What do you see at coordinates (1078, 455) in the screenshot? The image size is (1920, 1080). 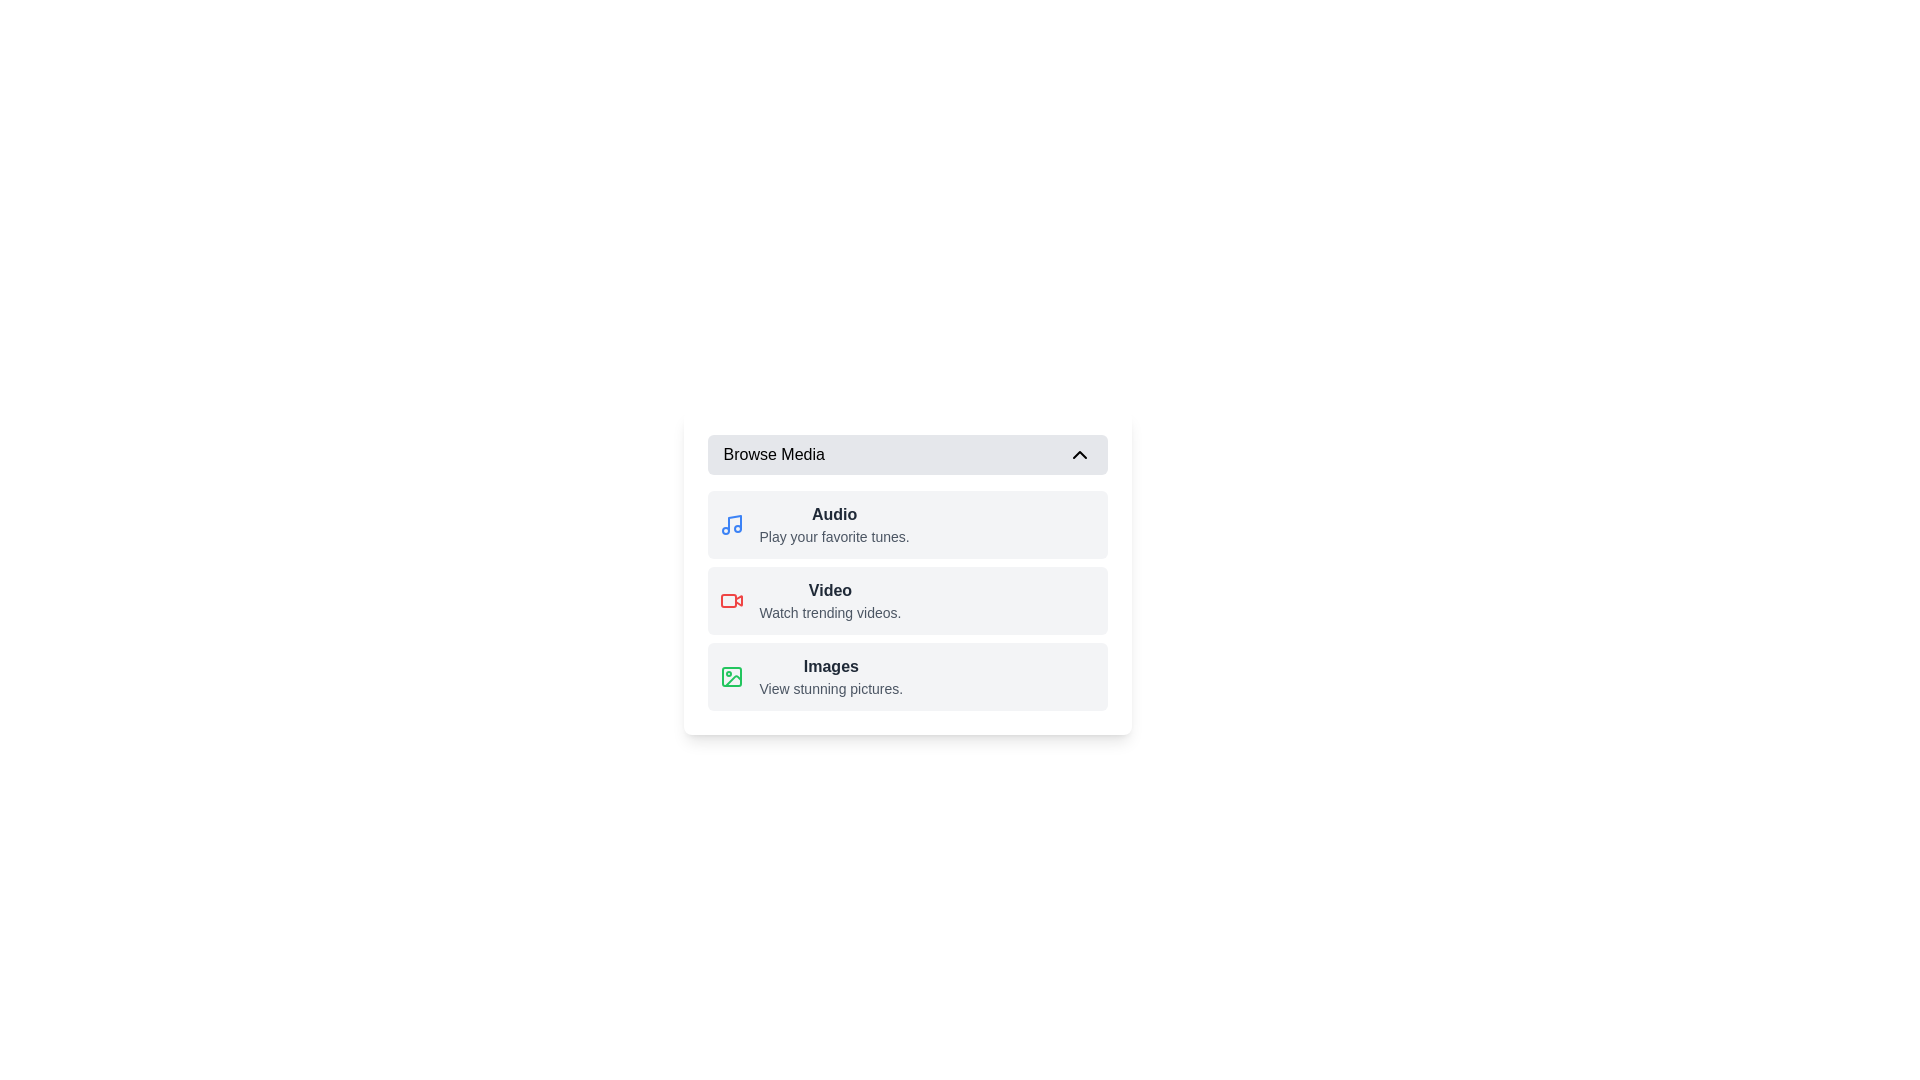 I see `the chevron icon located at the top-right corner of the 'Browse Media' section` at bounding box center [1078, 455].